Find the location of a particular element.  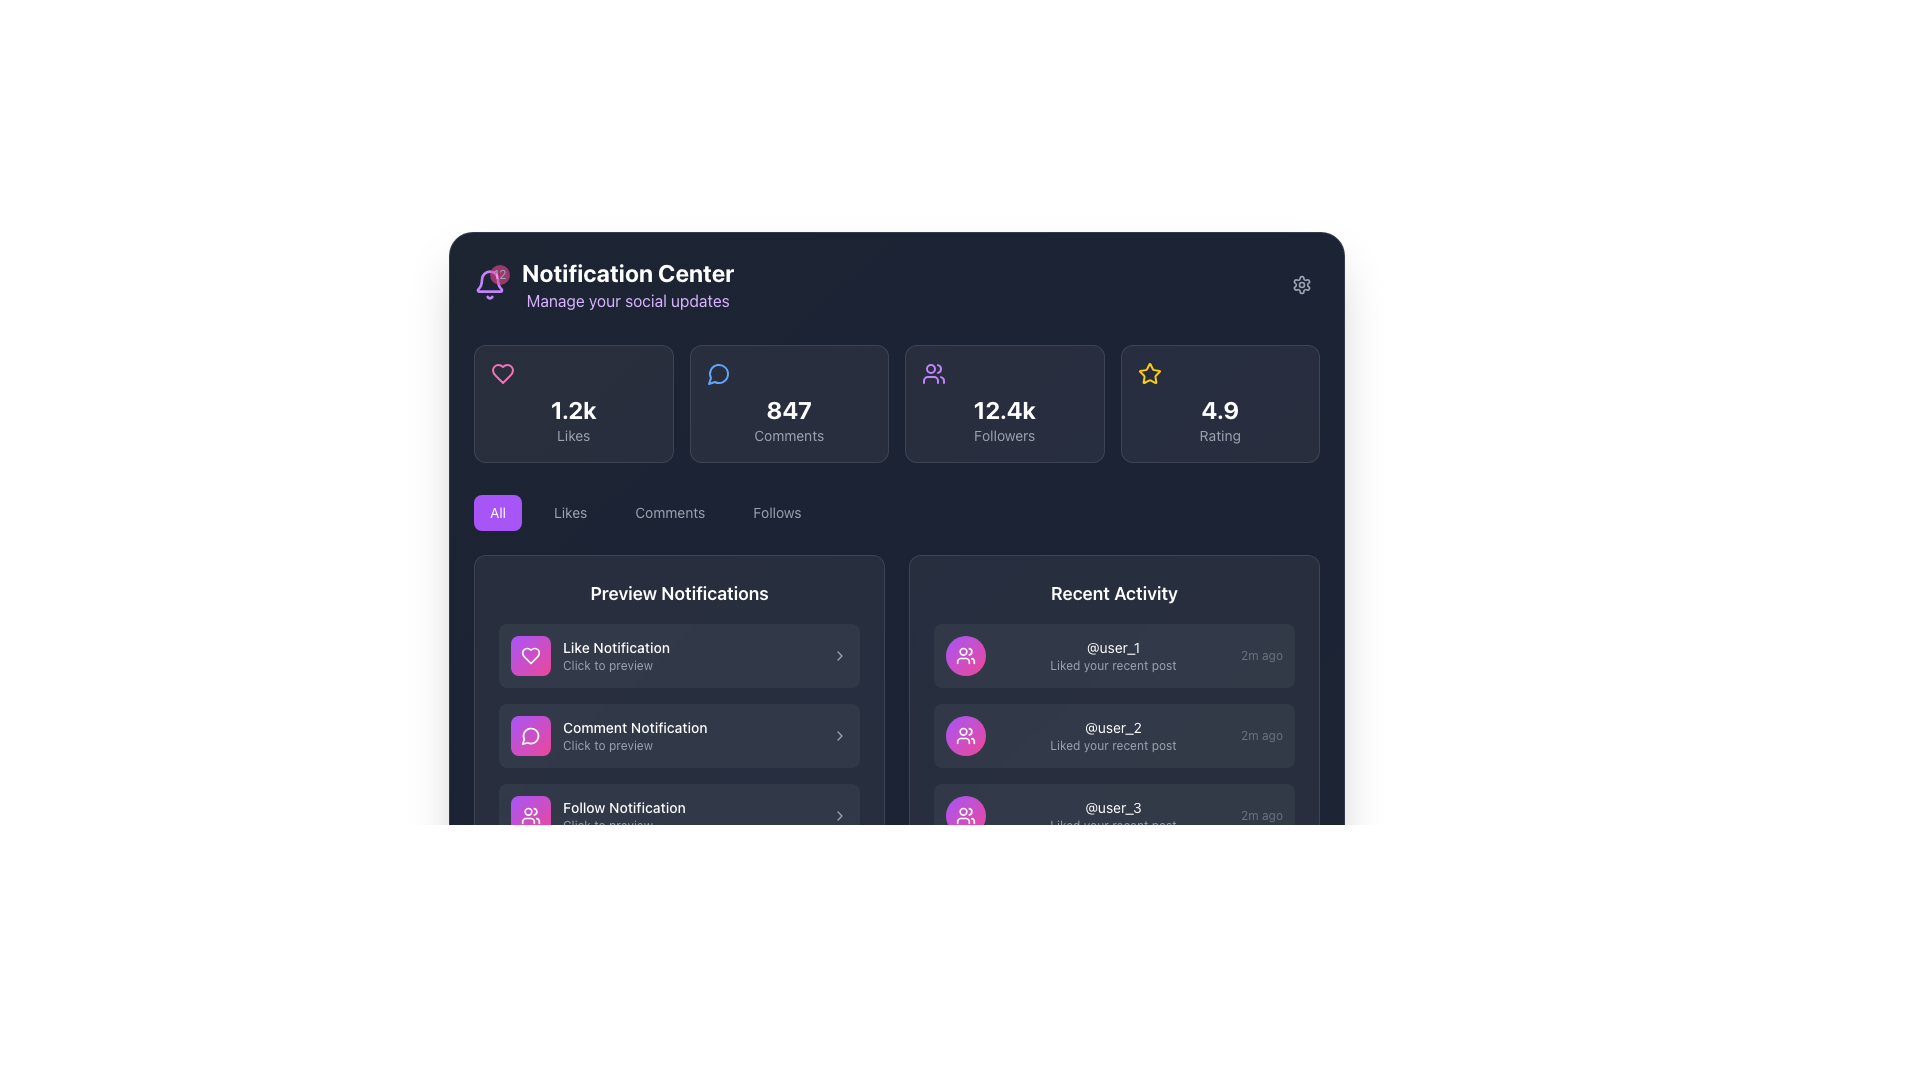

the user activity icon located in the 'Recent Activity' section, which represents the notification for '@user_2 Liked your recent post' is located at coordinates (965, 736).